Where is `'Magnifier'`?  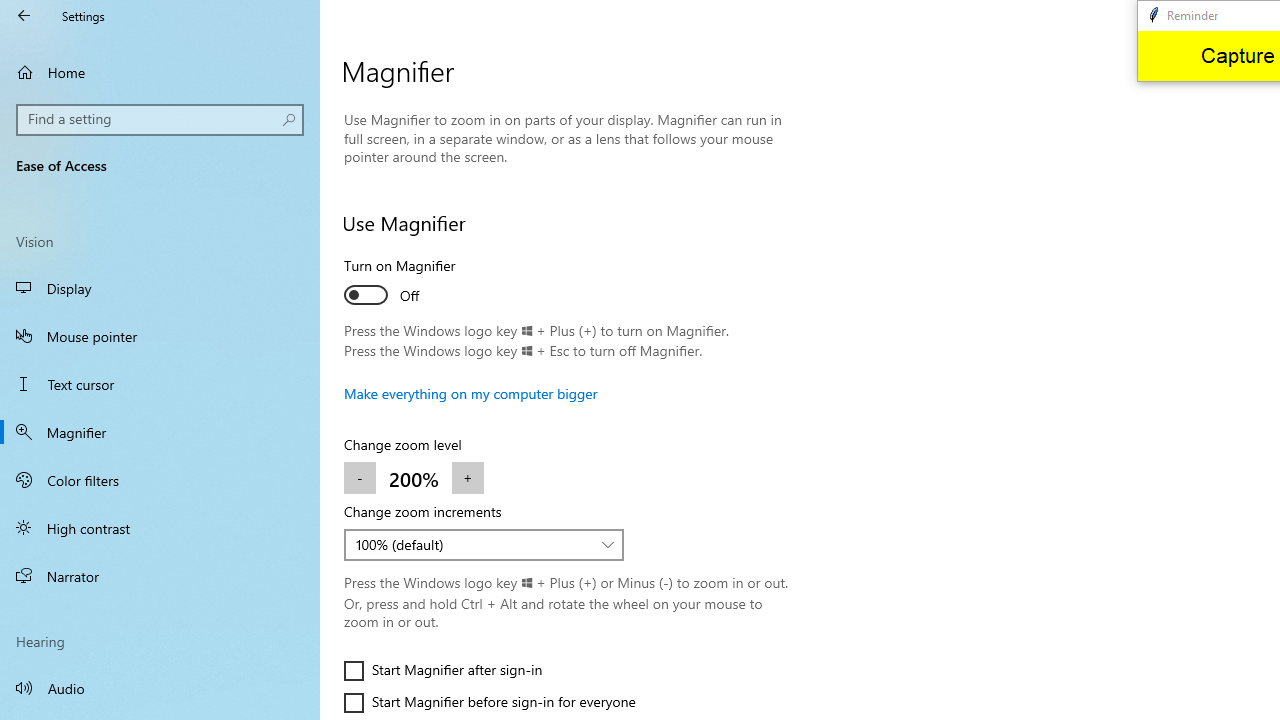
'Magnifier' is located at coordinates (160, 431).